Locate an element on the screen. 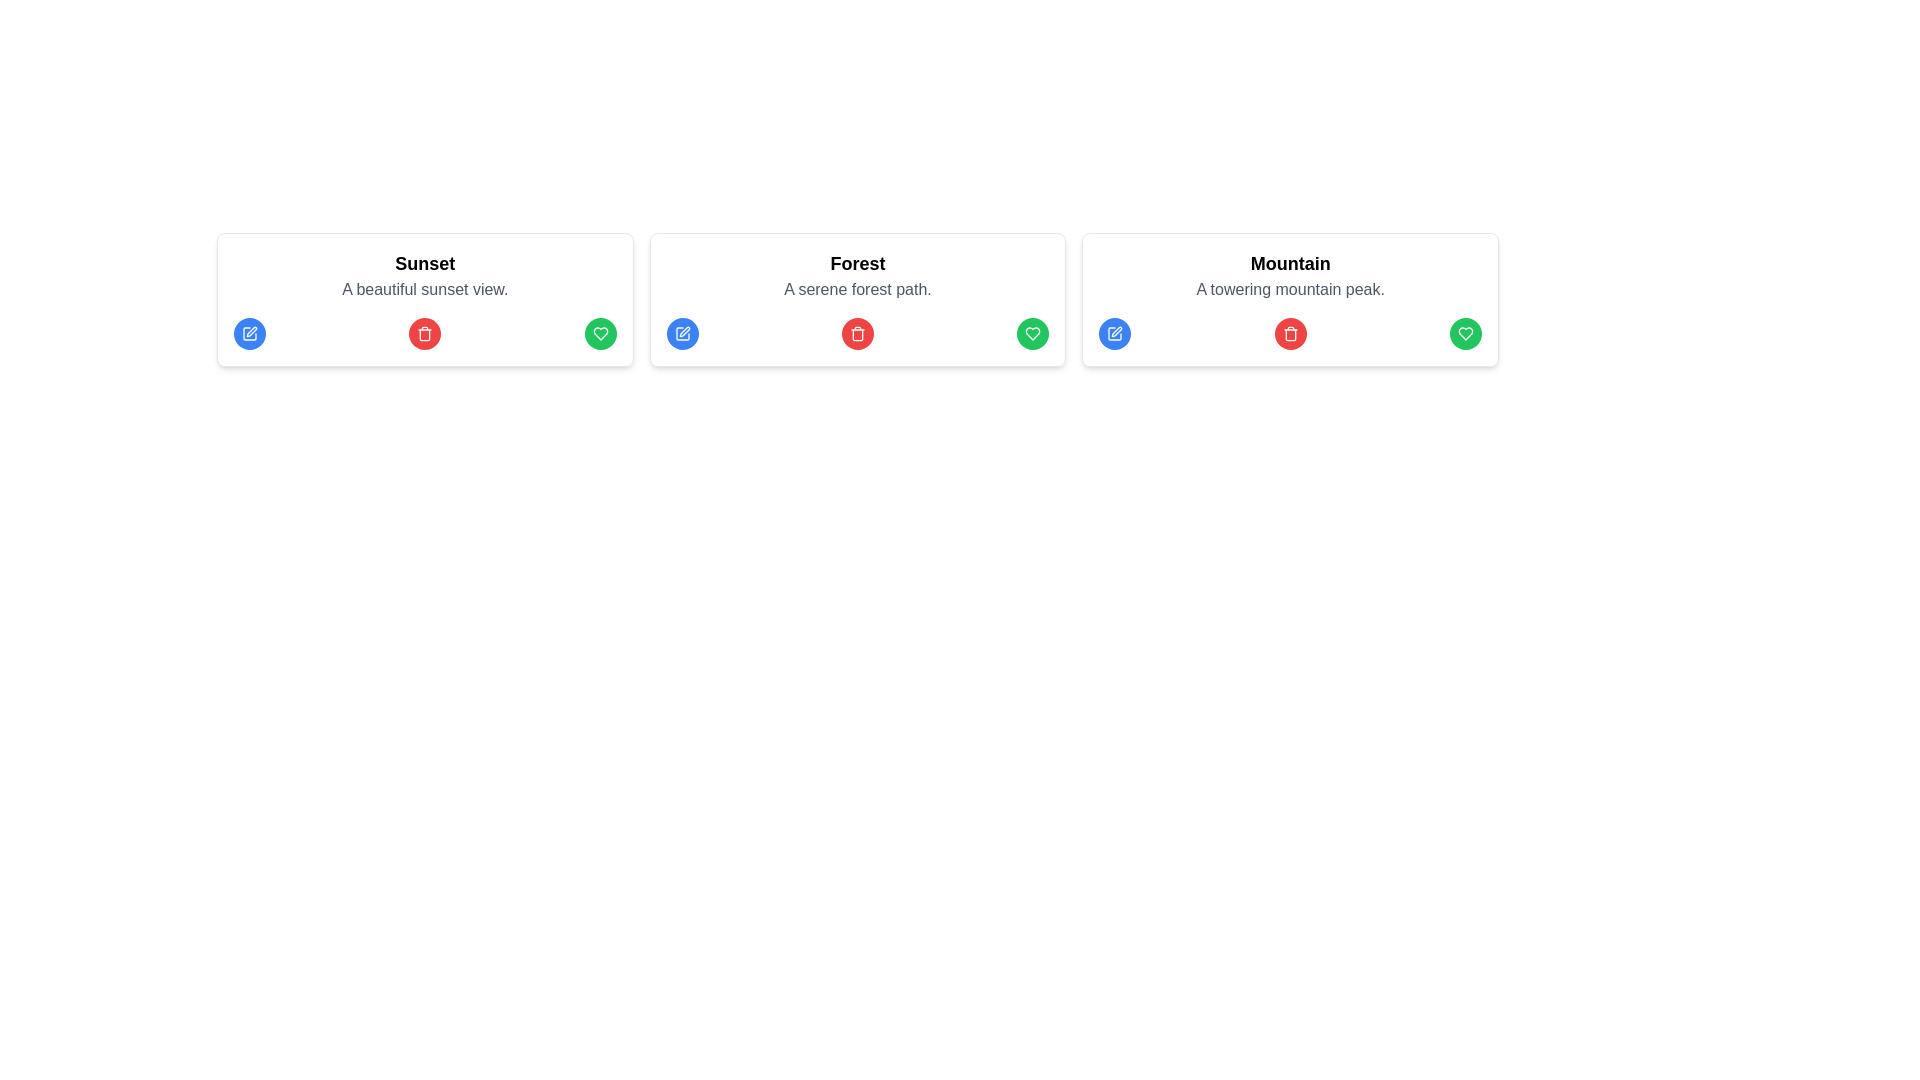 The width and height of the screenshot is (1920, 1080). the circular blue button with a white pen icon located in the first interactive section under the card labeled 'Forest' is located at coordinates (682, 333).